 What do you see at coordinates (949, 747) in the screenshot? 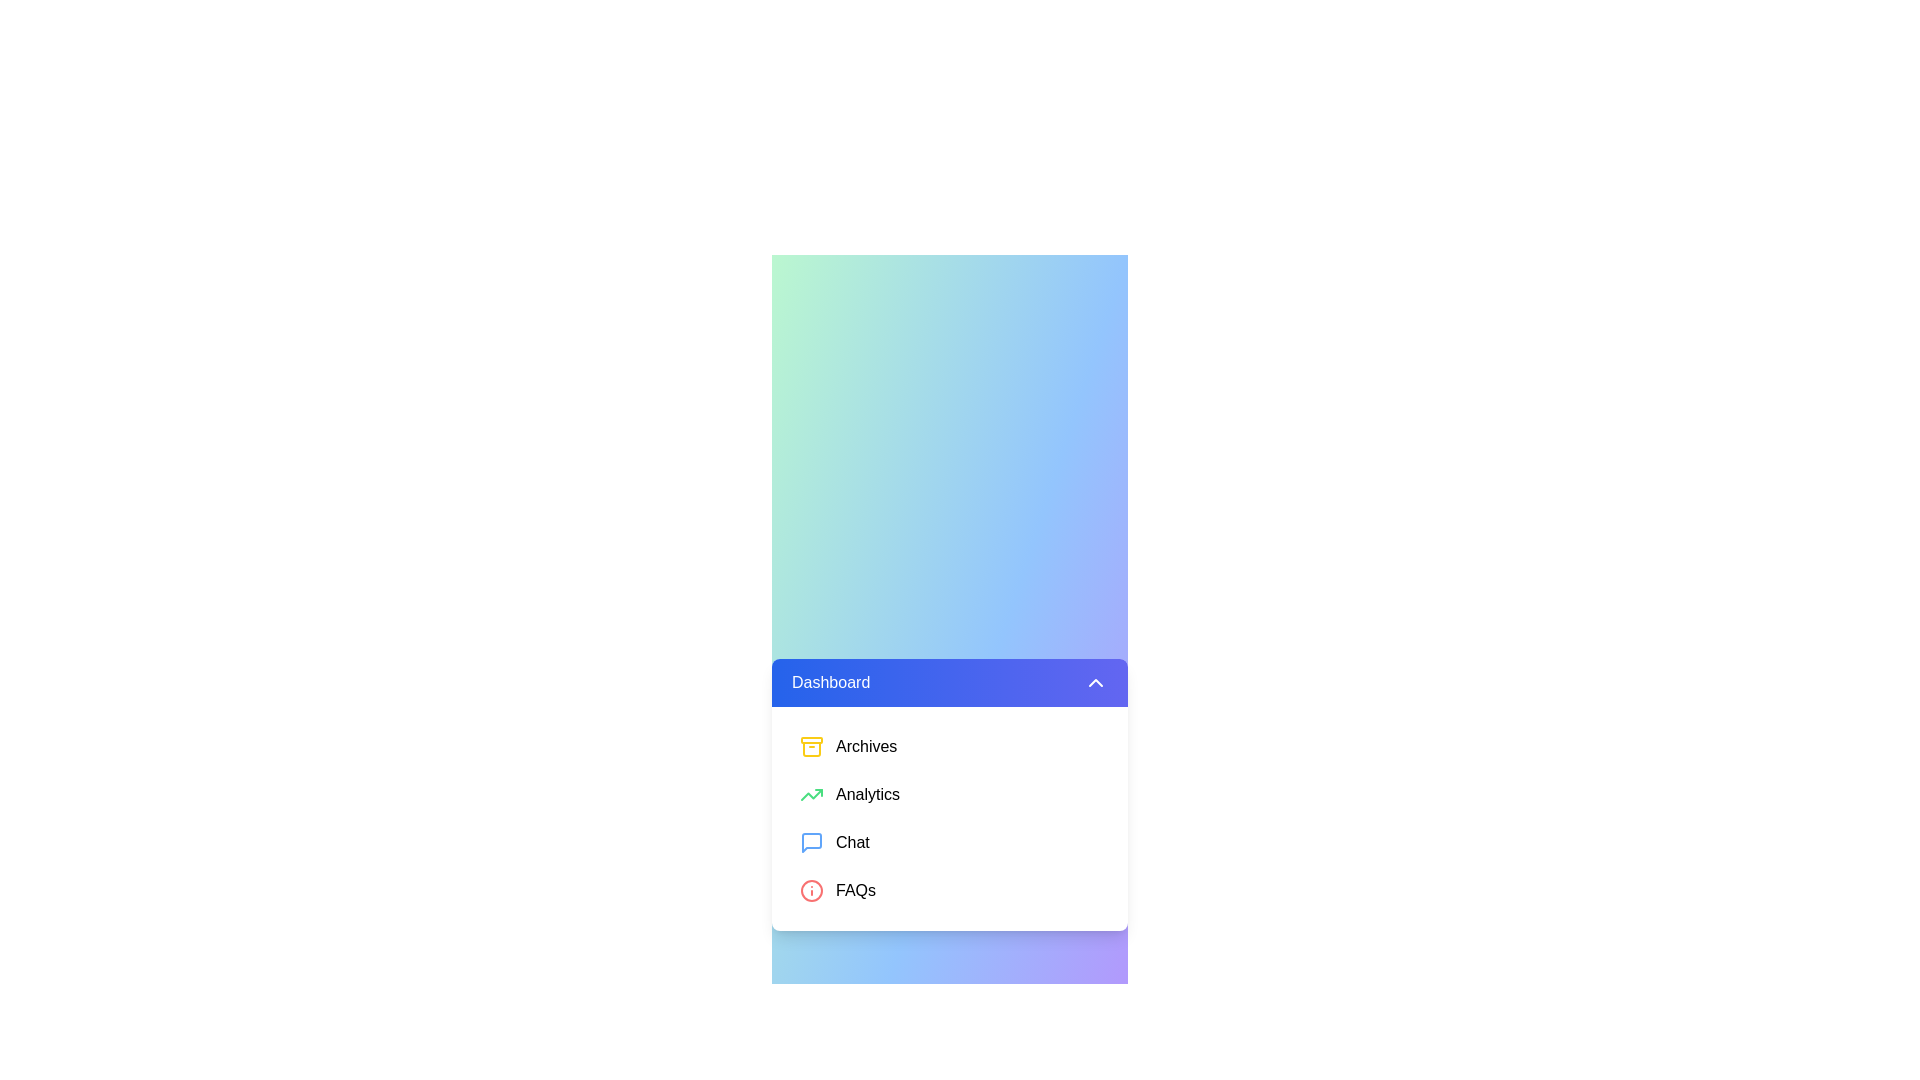
I see `the menu item Archives` at bounding box center [949, 747].